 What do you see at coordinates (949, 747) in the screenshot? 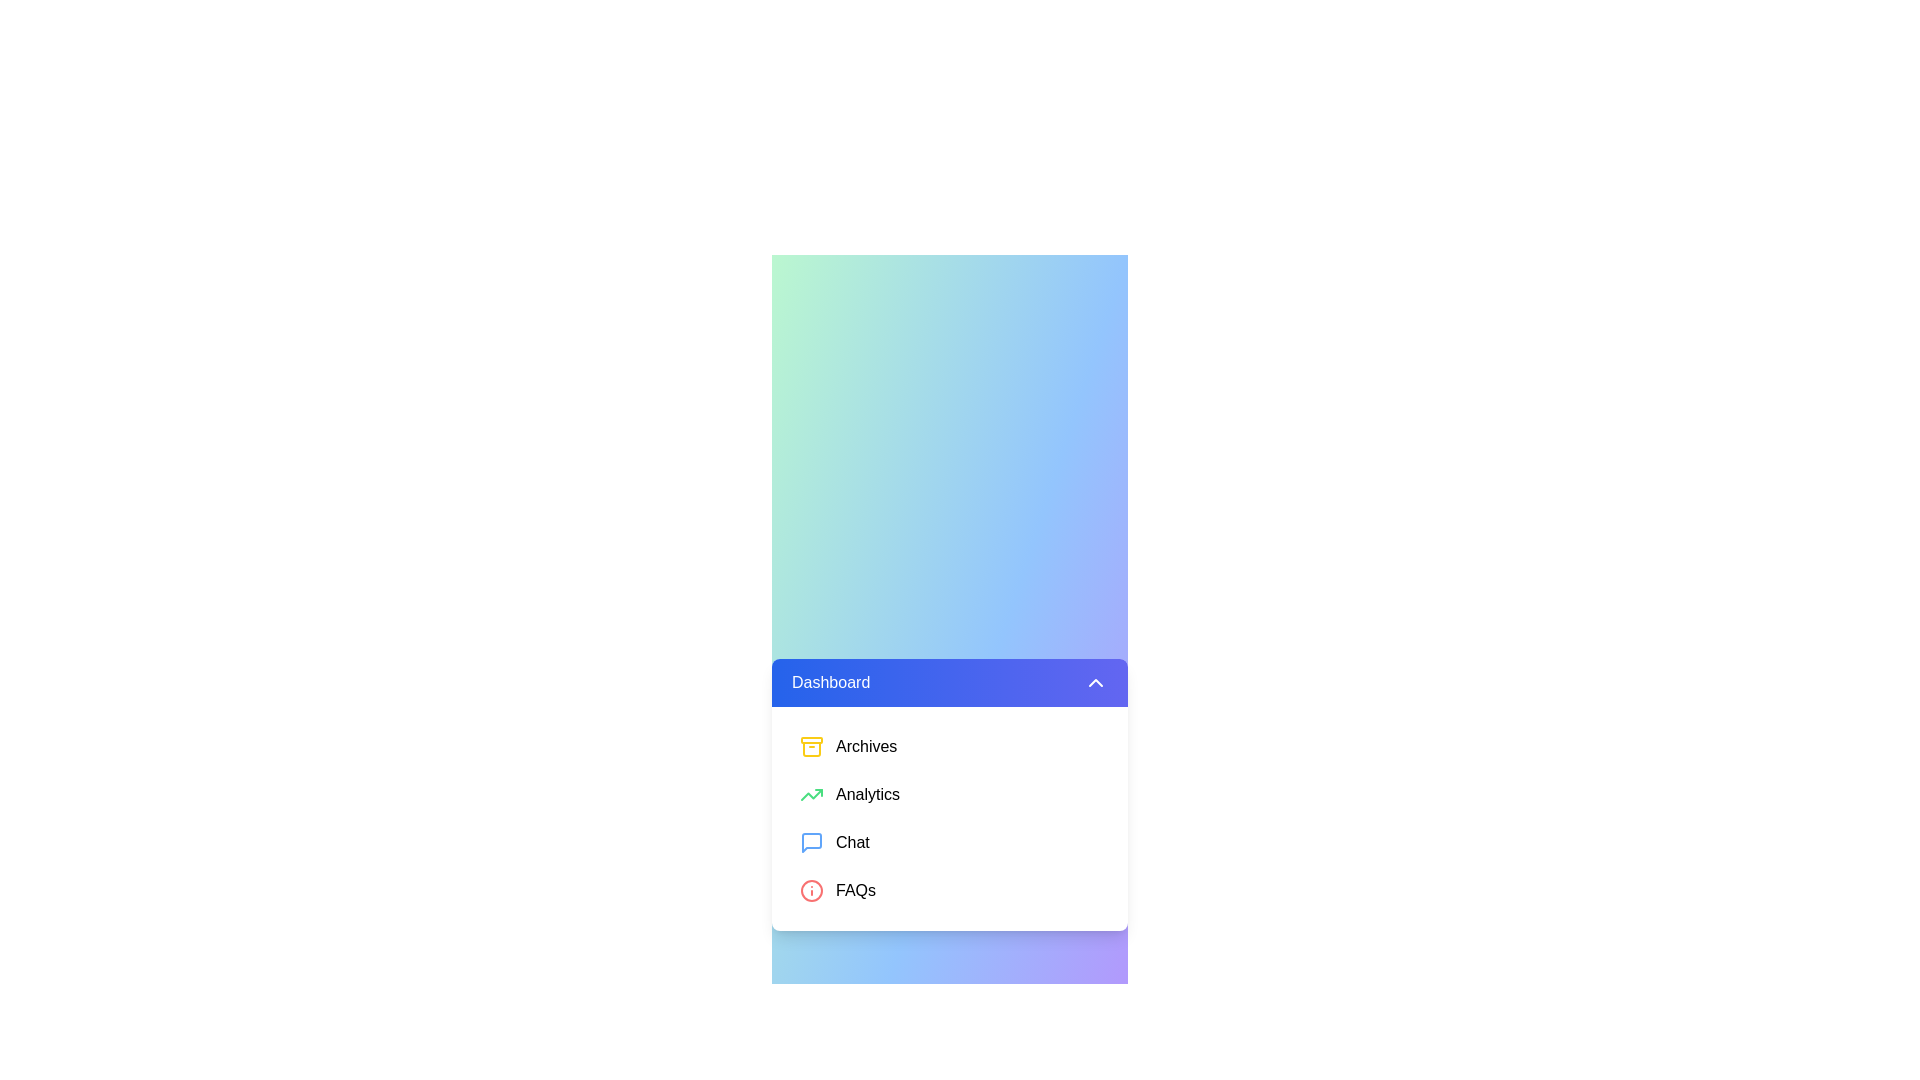
I see `the menu item Archives` at bounding box center [949, 747].